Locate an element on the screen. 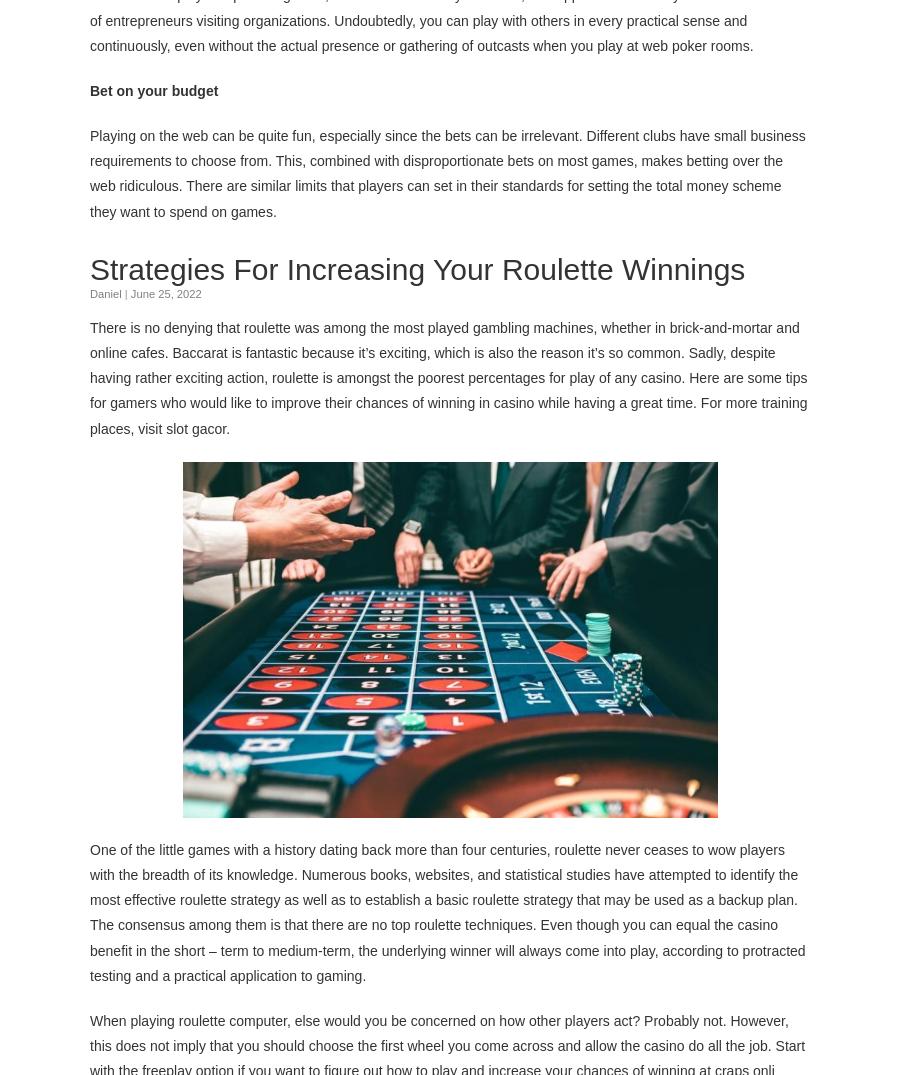 The image size is (900, 1075). '|' is located at coordinates (125, 291).